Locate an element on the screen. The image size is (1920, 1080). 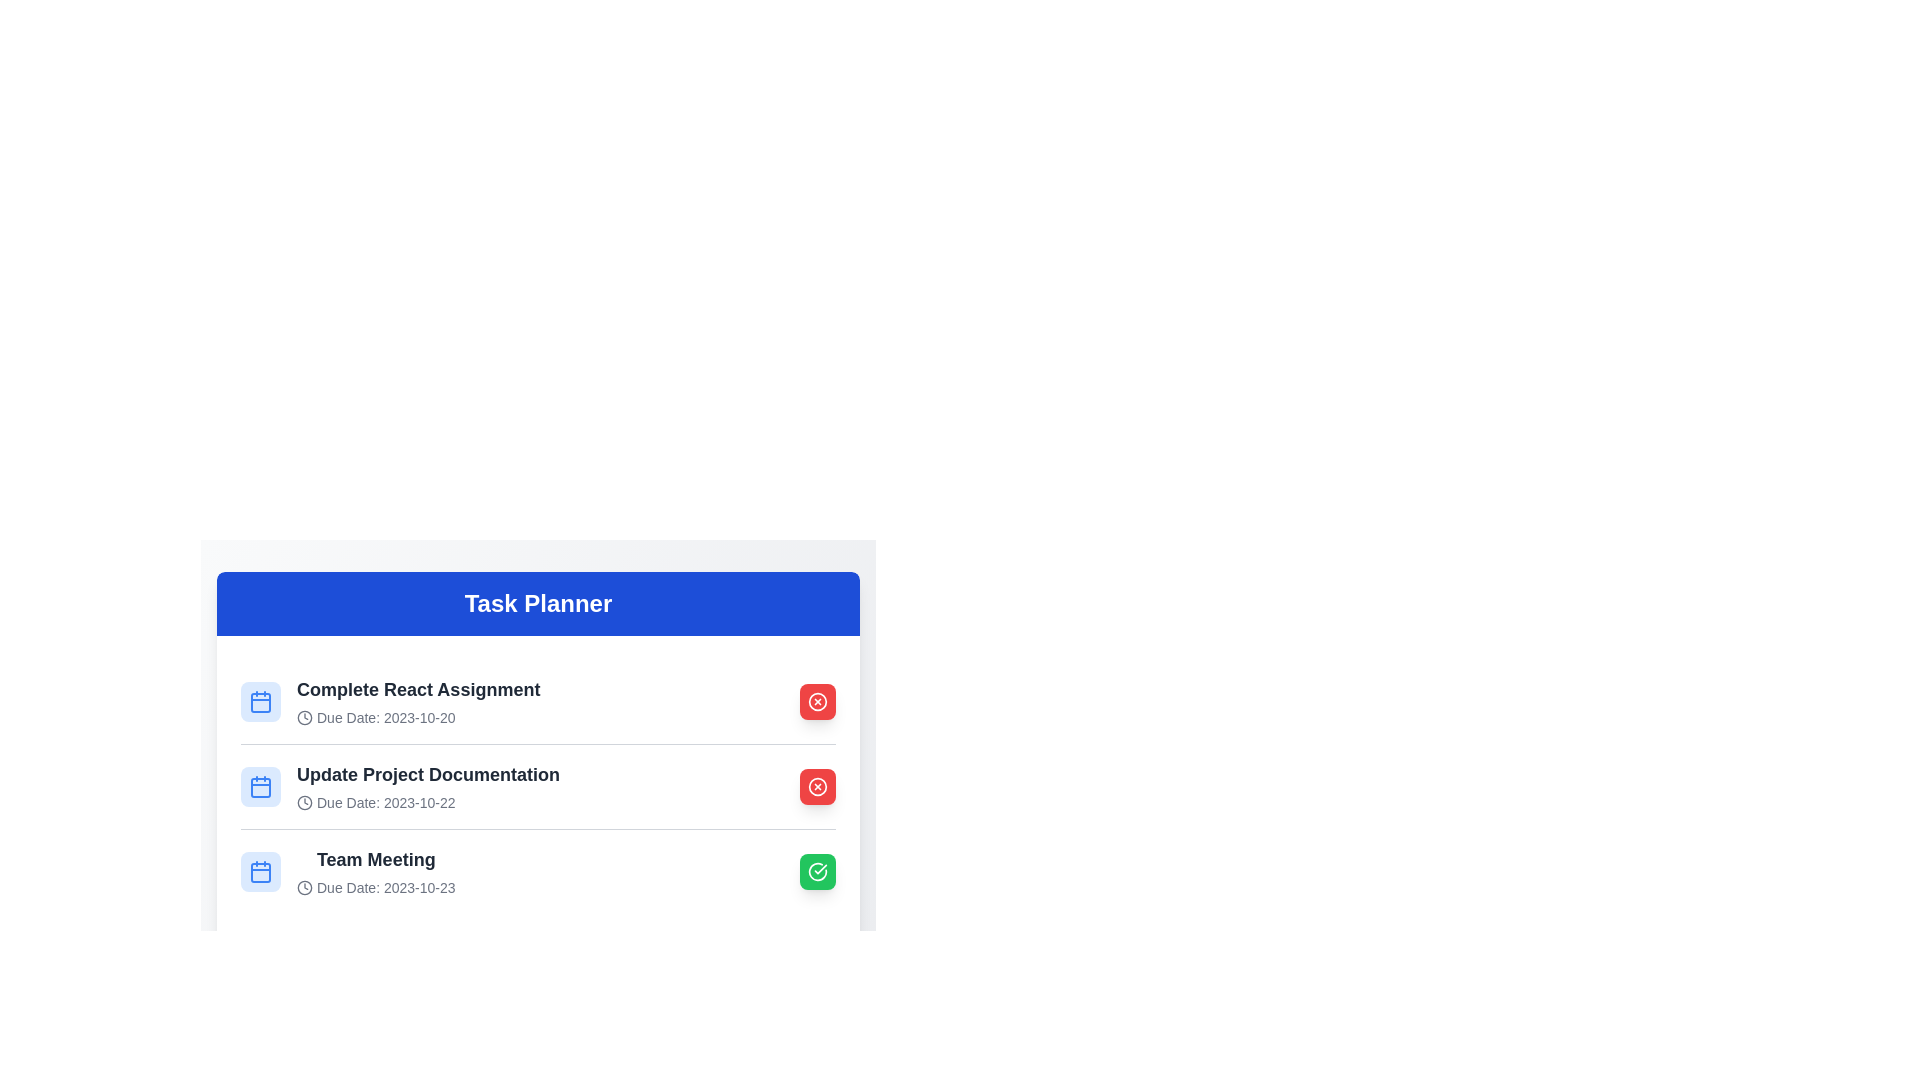
the second task item in the 'Task Planner' section to initiate further interactions or actions is located at coordinates (400, 785).